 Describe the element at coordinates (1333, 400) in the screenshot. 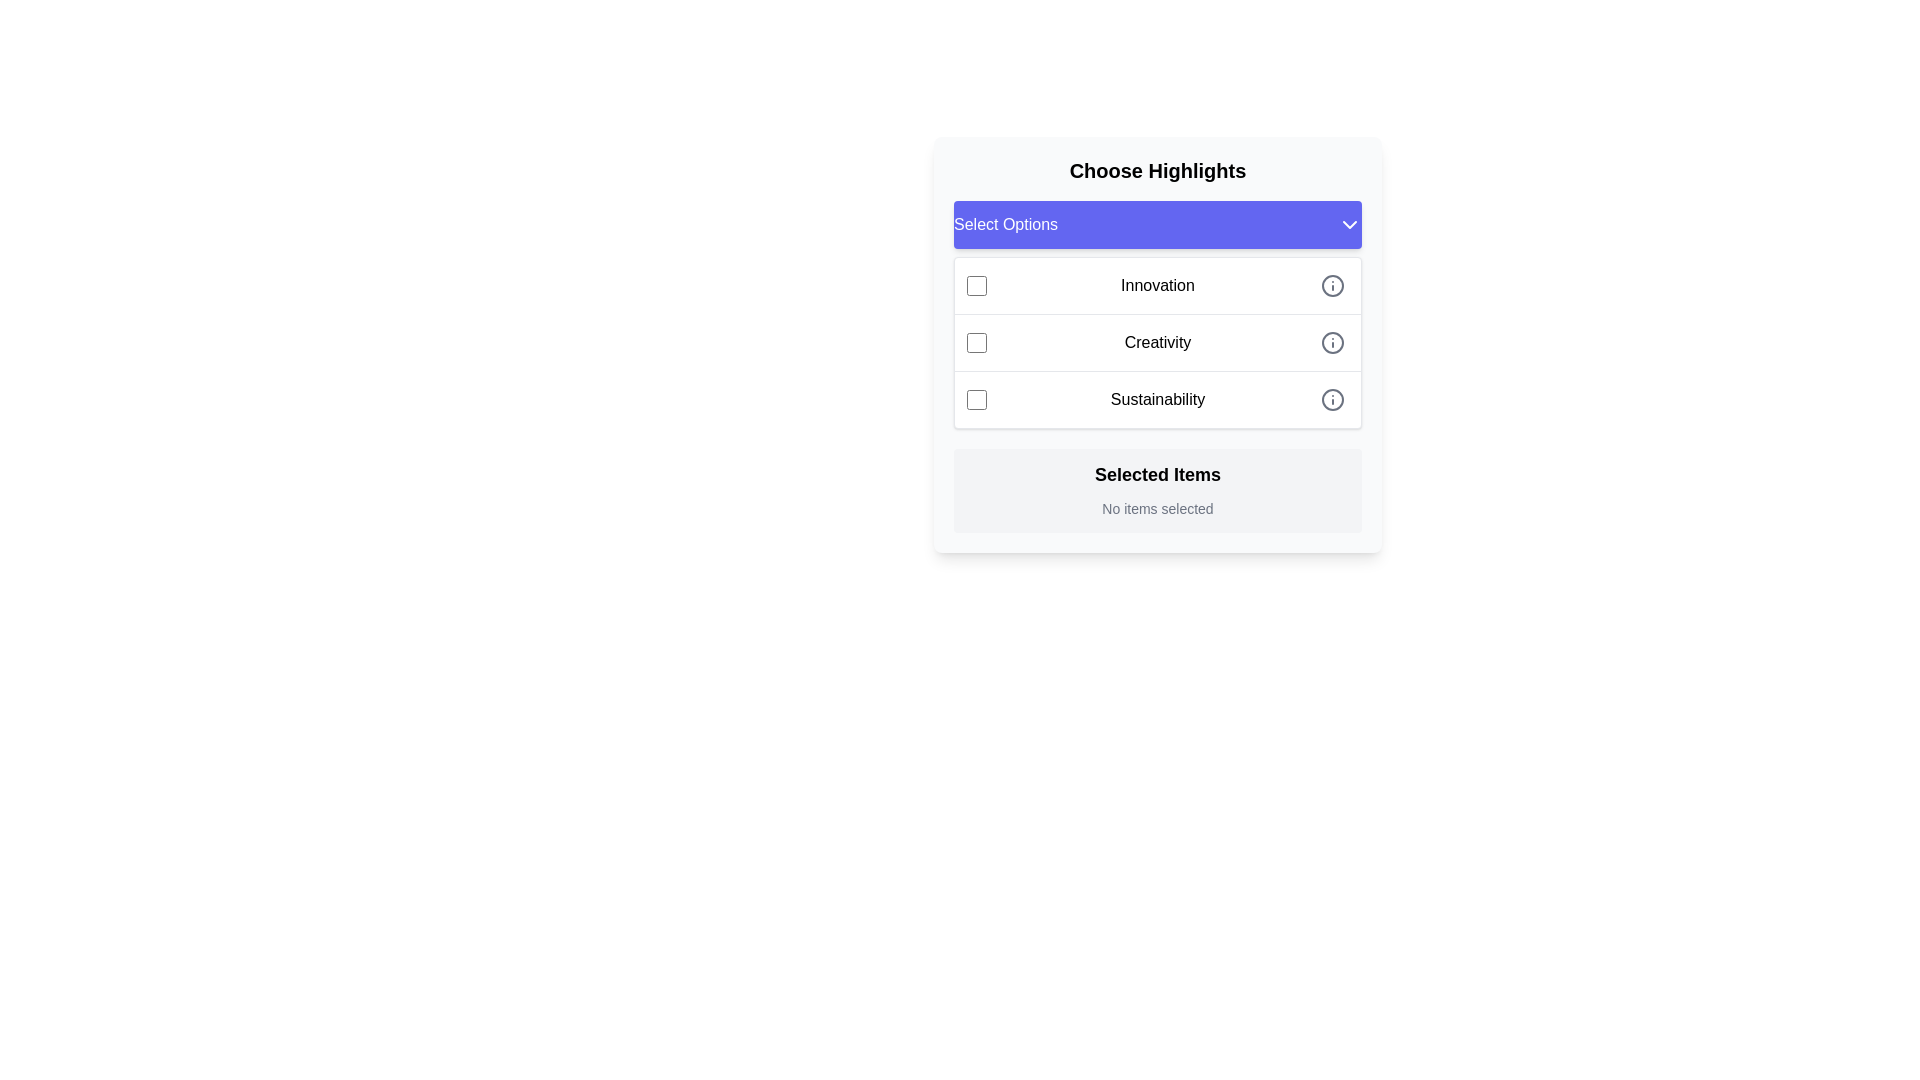

I see `the last Information icon, which is a circular icon resembling an info symbol, located to the right of the checkbox and 'Sustainability' text on the third row in the list` at that location.